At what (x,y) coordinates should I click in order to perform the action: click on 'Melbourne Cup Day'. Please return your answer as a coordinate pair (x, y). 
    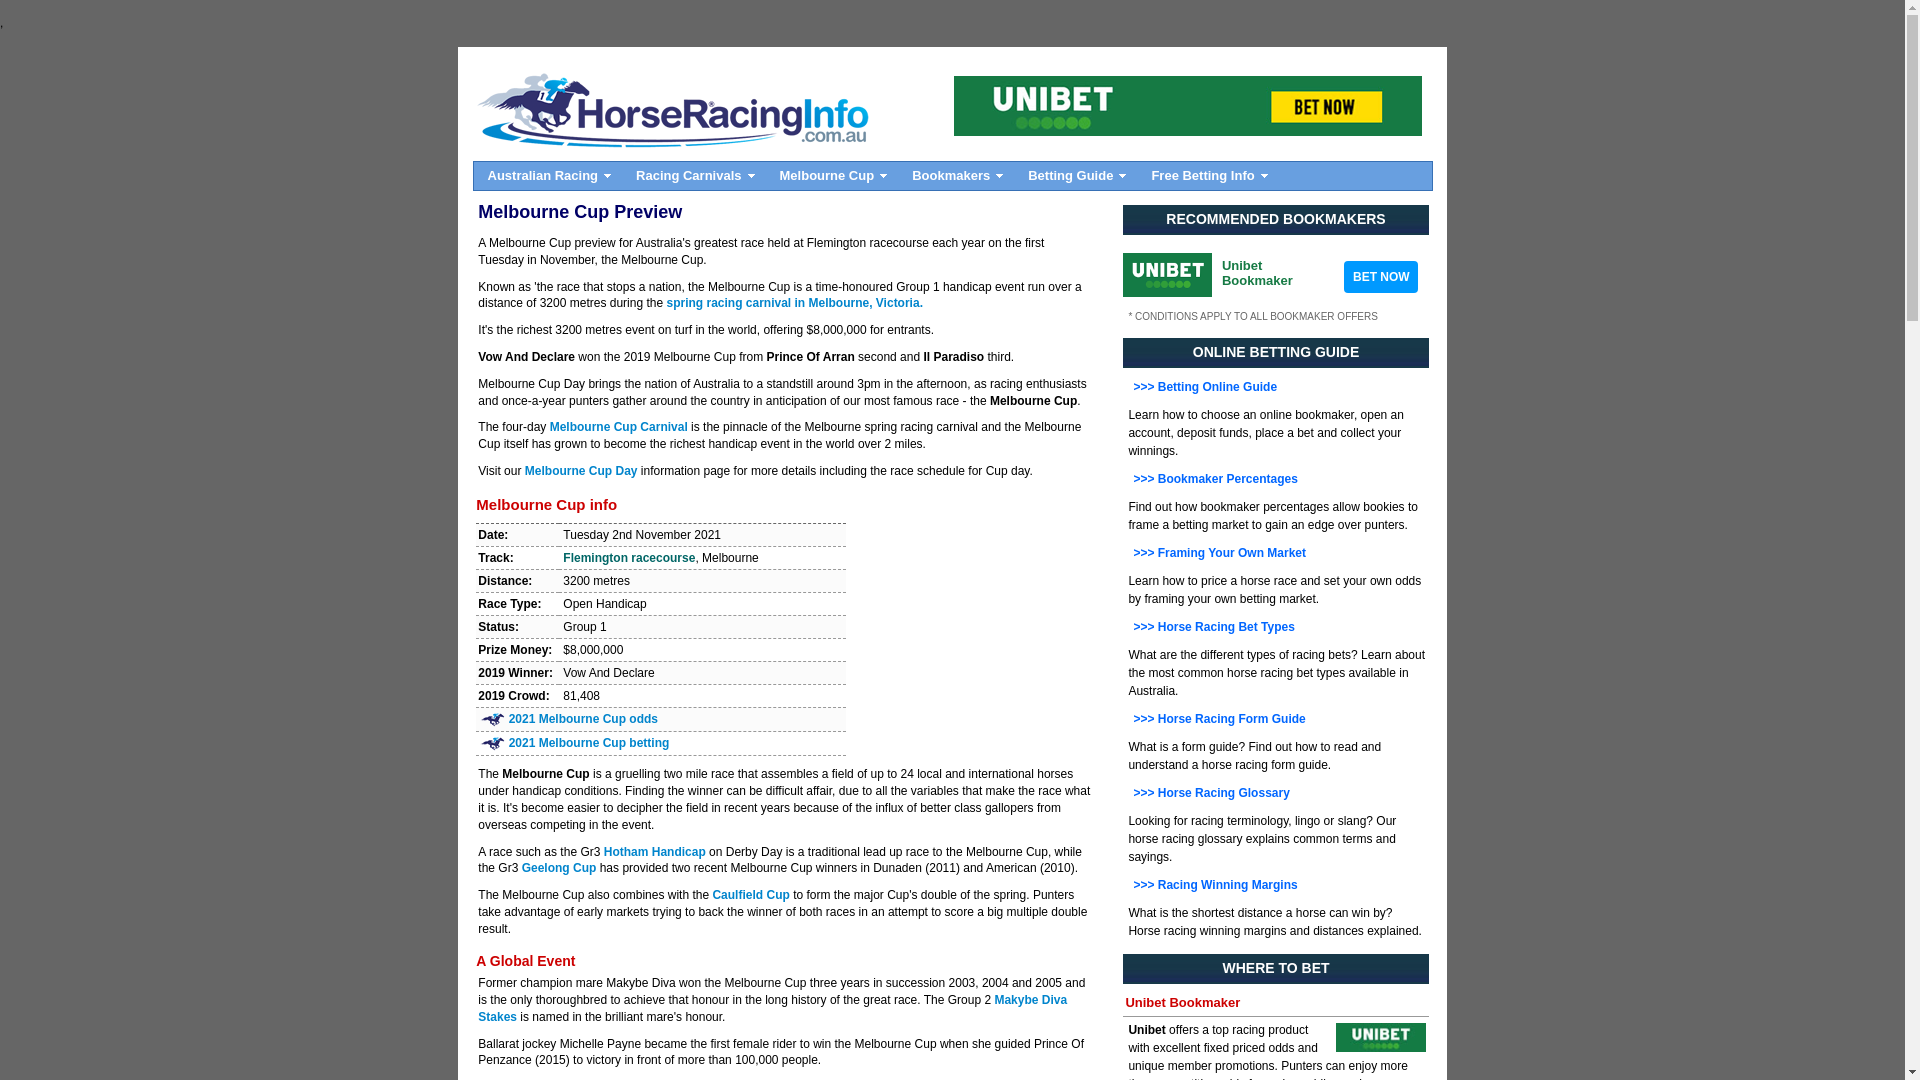
    Looking at the image, I should click on (580, 470).